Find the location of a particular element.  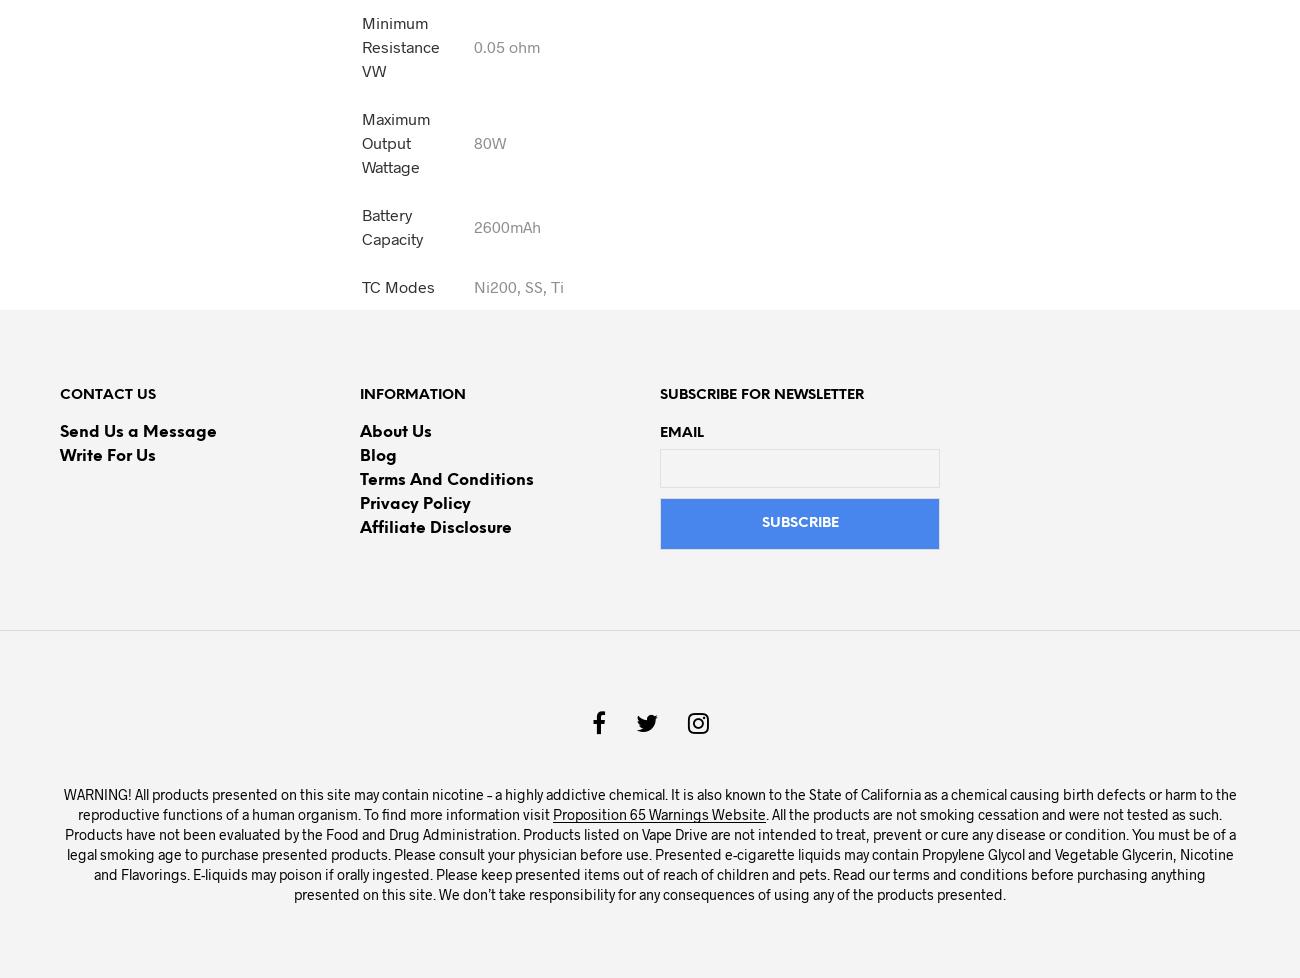

'2600mAh' is located at coordinates (507, 225).